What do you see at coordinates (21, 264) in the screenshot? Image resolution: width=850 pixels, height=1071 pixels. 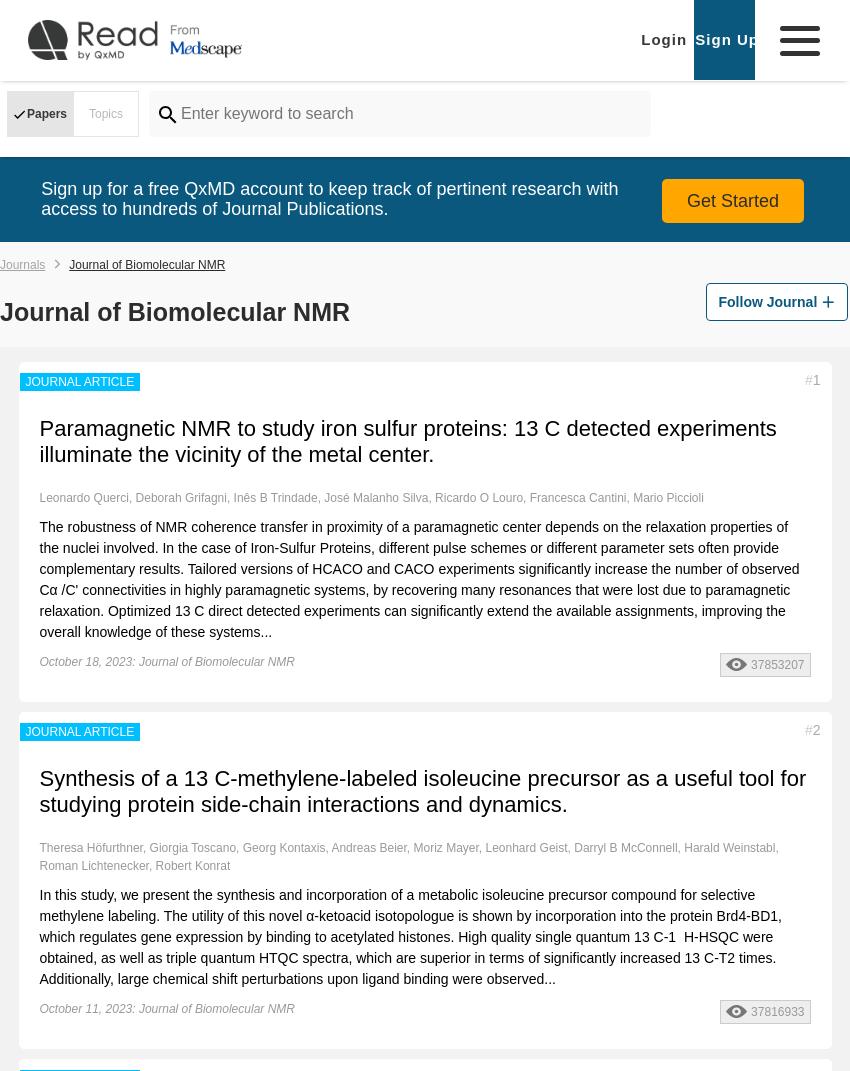 I see `'Journals'` at bounding box center [21, 264].